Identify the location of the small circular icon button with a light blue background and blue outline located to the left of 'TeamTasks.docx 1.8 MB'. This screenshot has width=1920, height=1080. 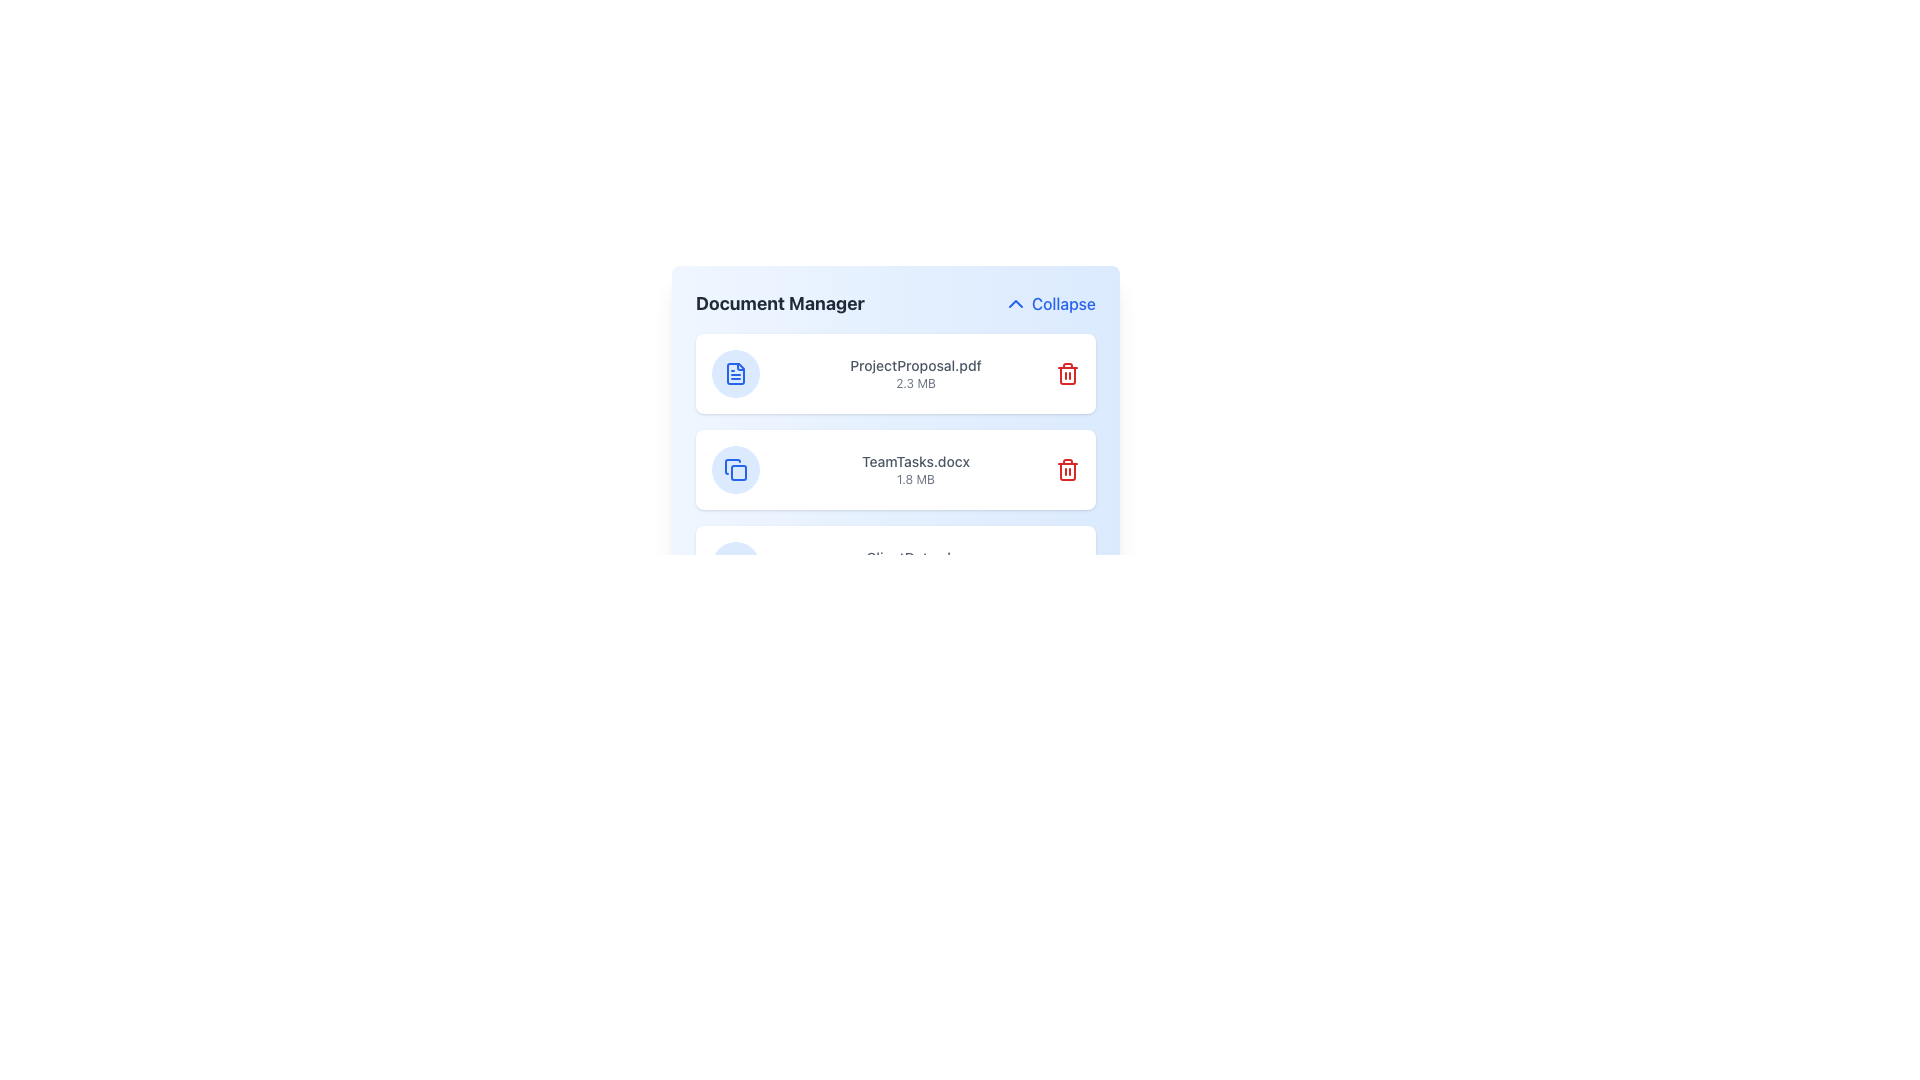
(734, 470).